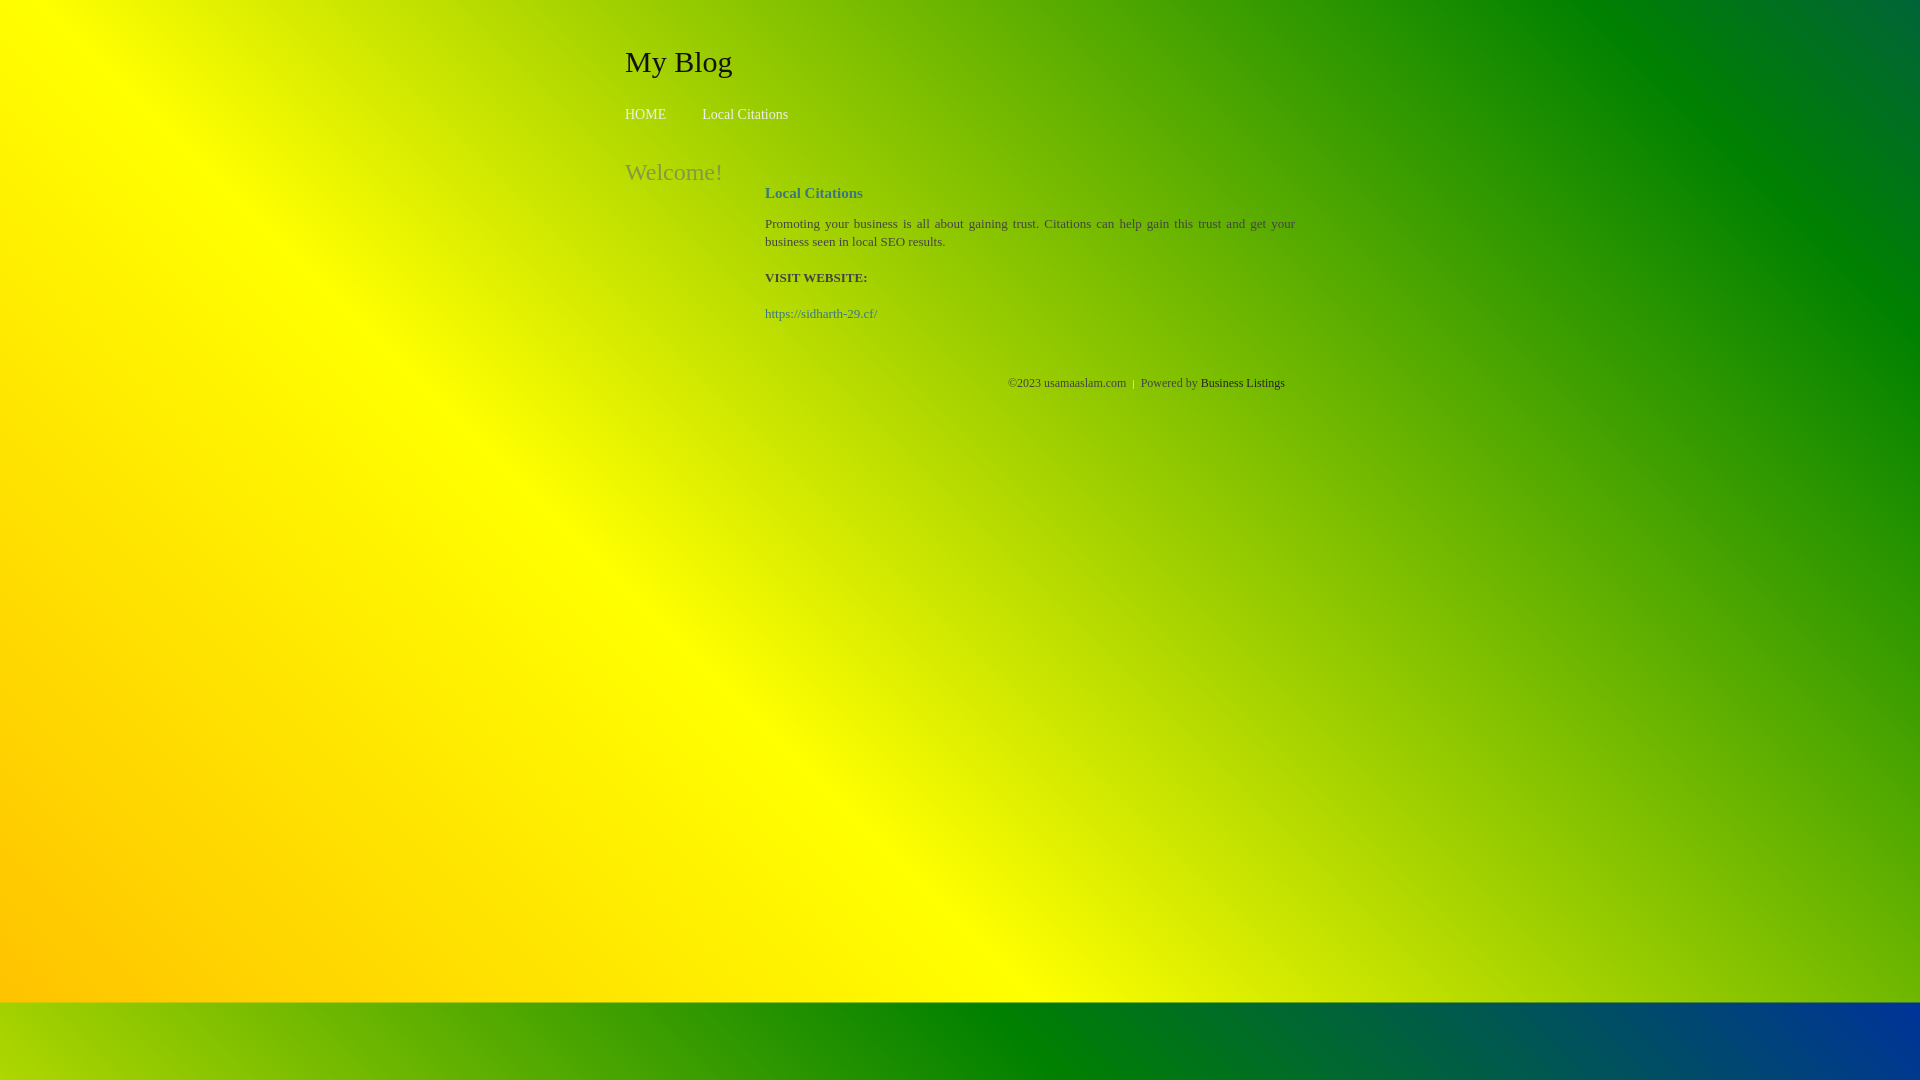  What do you see at coordinates (645, 114) in the screenshot?
I see `'HOME'` at bounding box center [645, 114].